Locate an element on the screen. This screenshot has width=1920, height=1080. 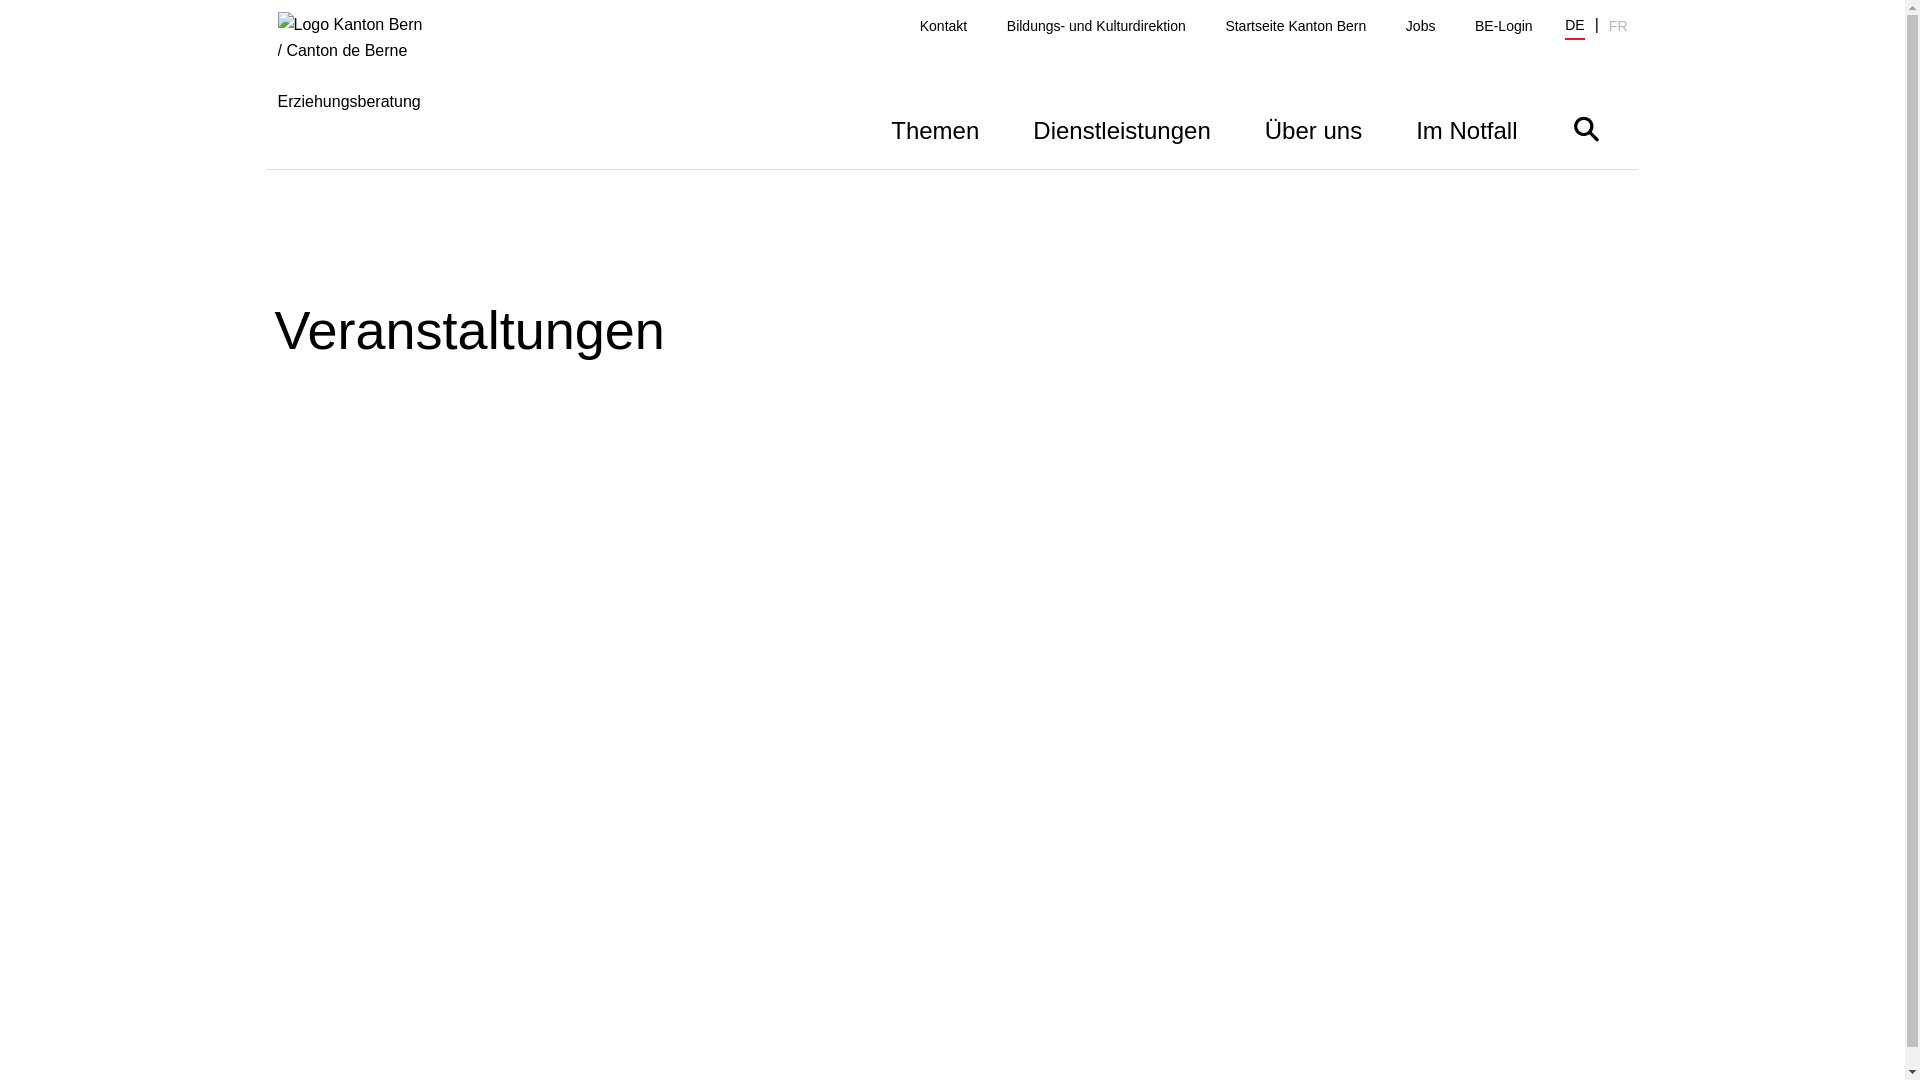
'BE-Login' is located at coordinates (1503, 26).